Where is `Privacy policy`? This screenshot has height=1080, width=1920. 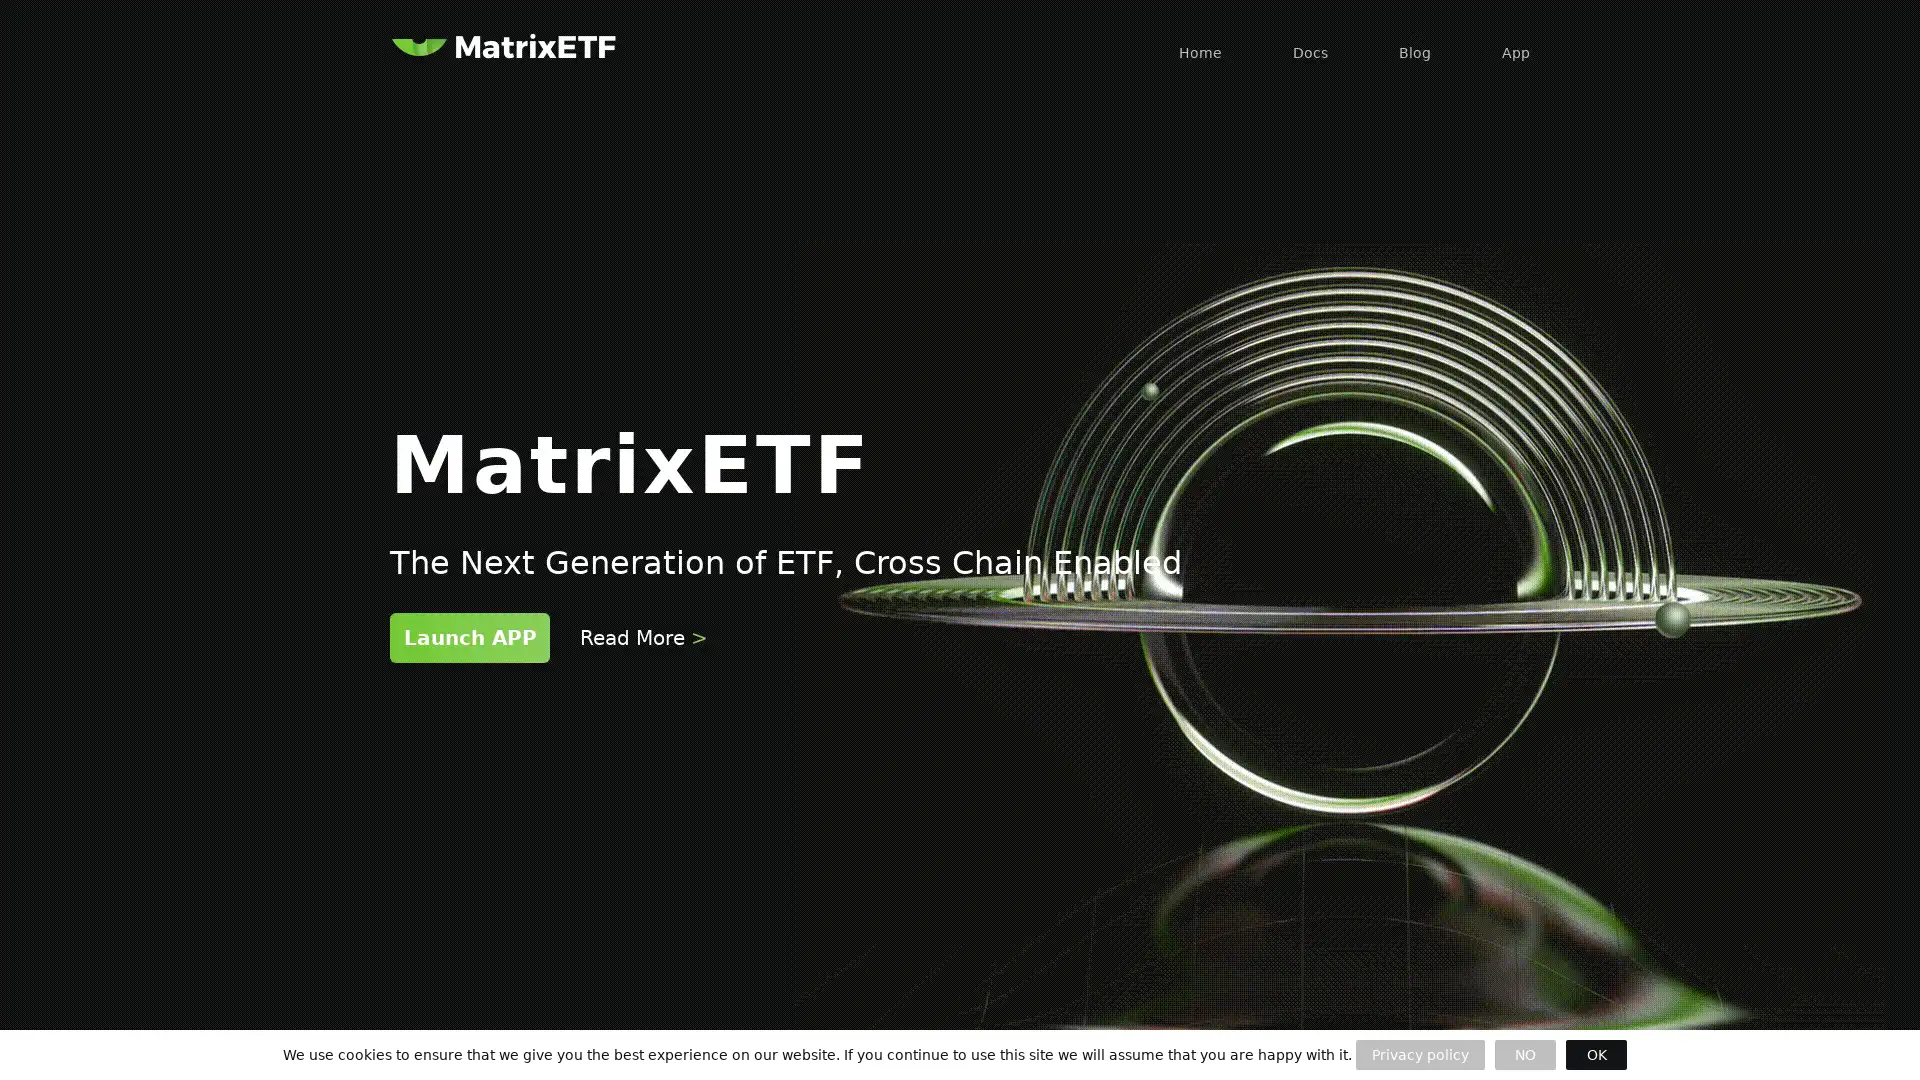 Privacy policy is located at coordinates (1419, 1054).